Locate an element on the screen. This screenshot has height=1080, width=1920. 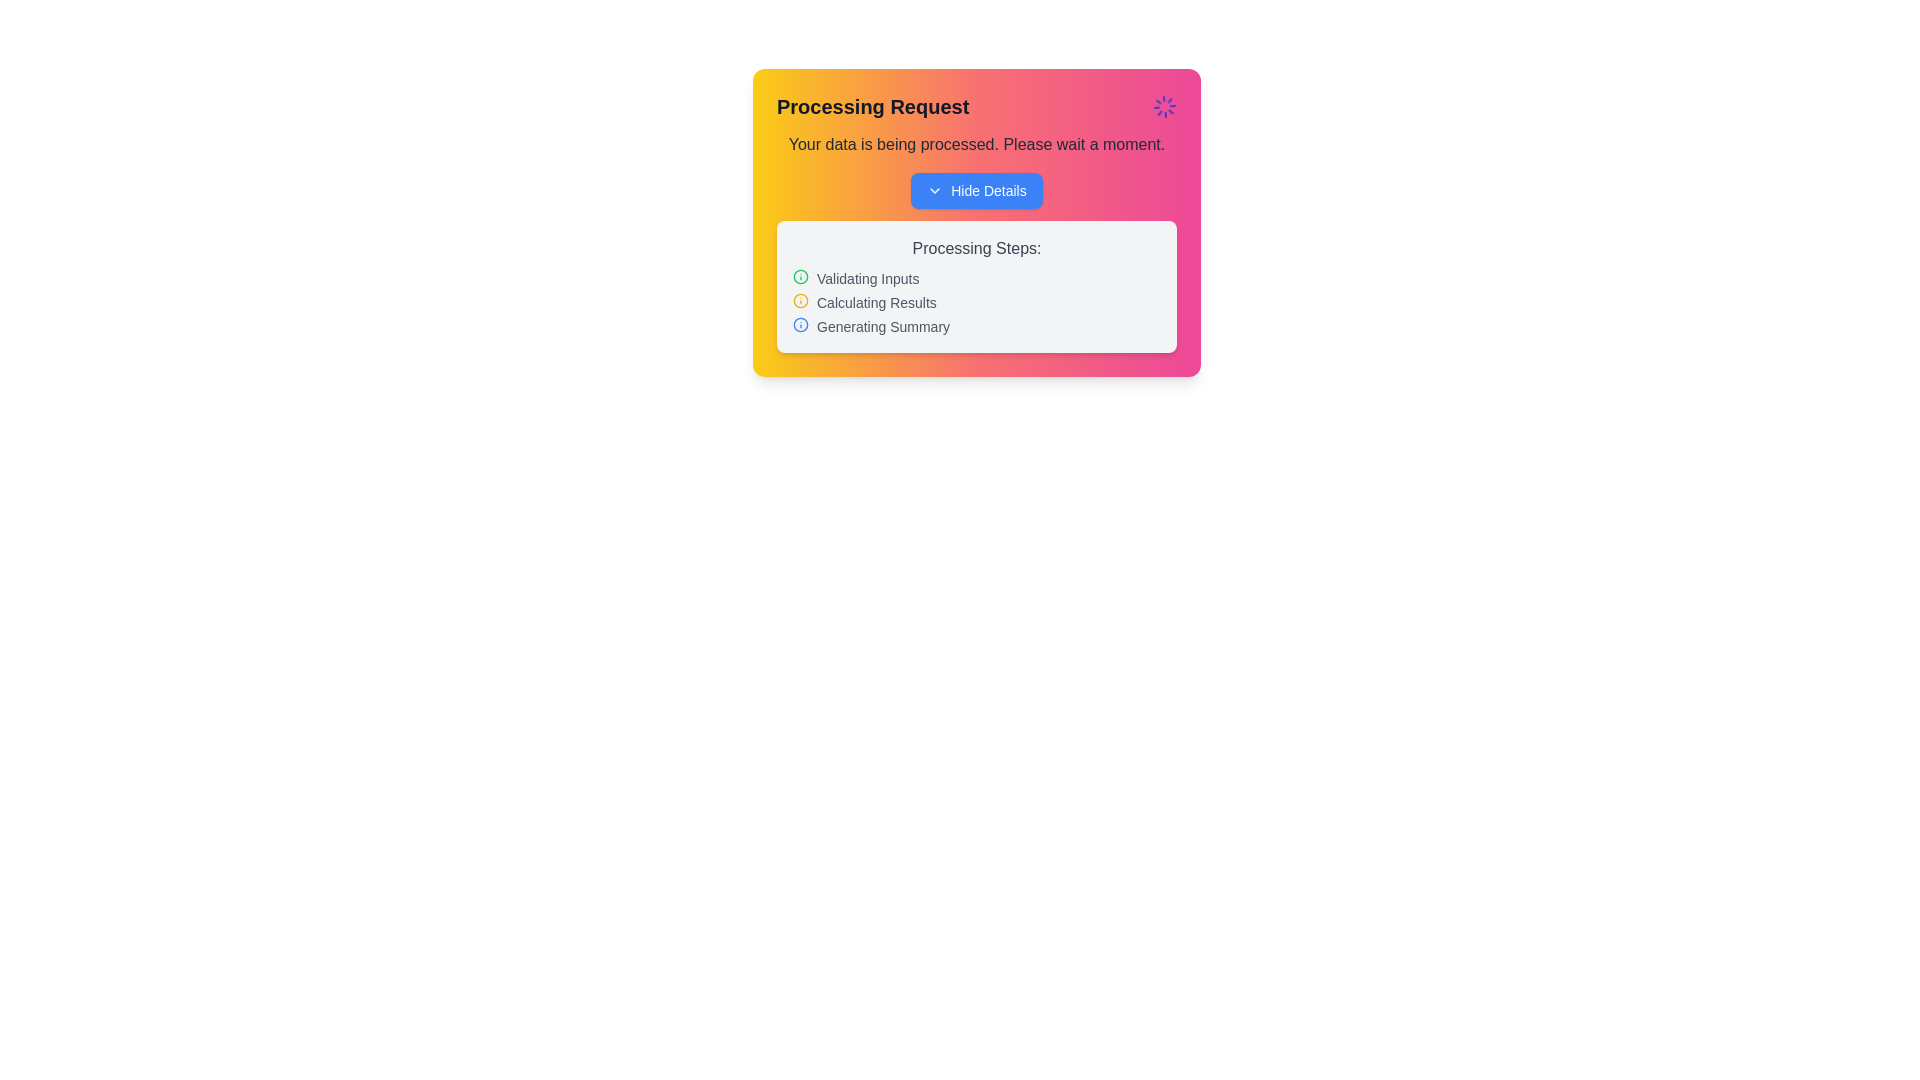
the informational icon located to the left of the text 'Calculating Results' is located at coordinates (801, 300).